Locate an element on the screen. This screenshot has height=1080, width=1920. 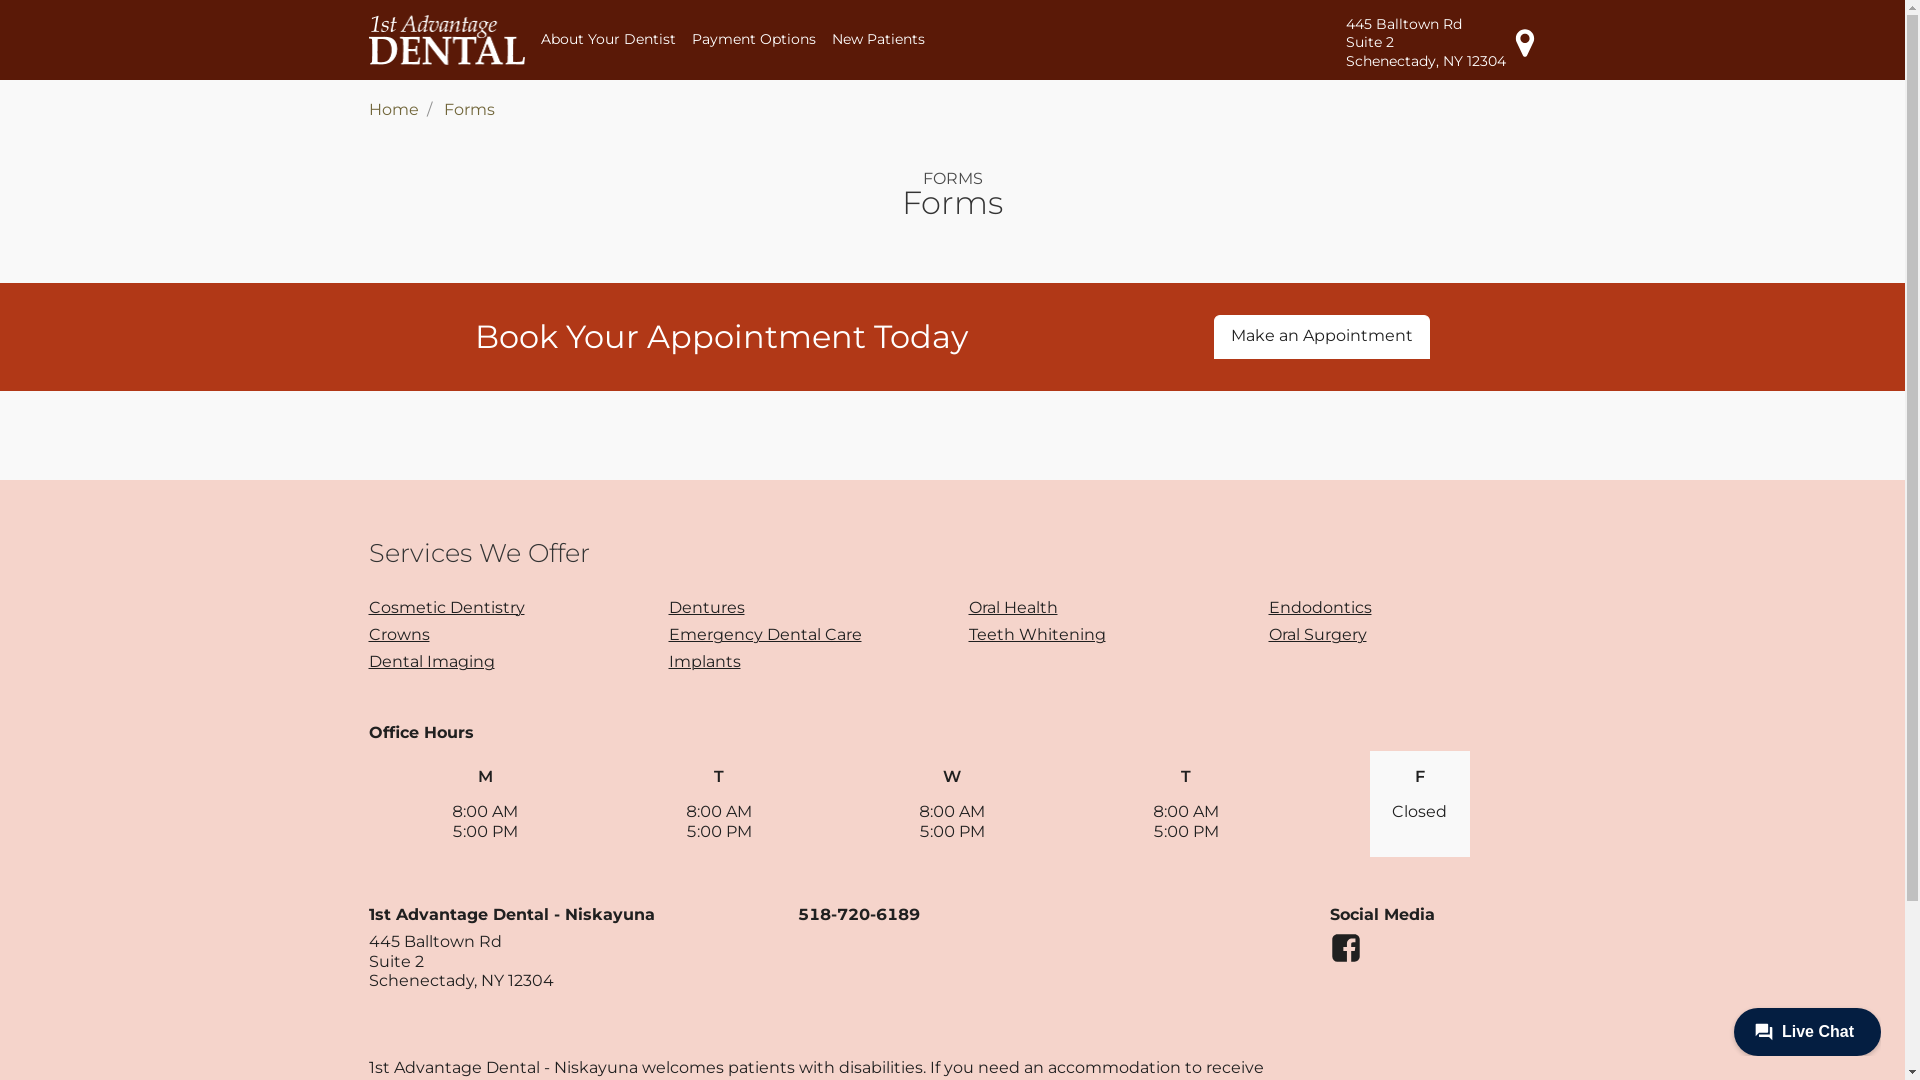
'Crowns' is located at coordinates (398, 634).